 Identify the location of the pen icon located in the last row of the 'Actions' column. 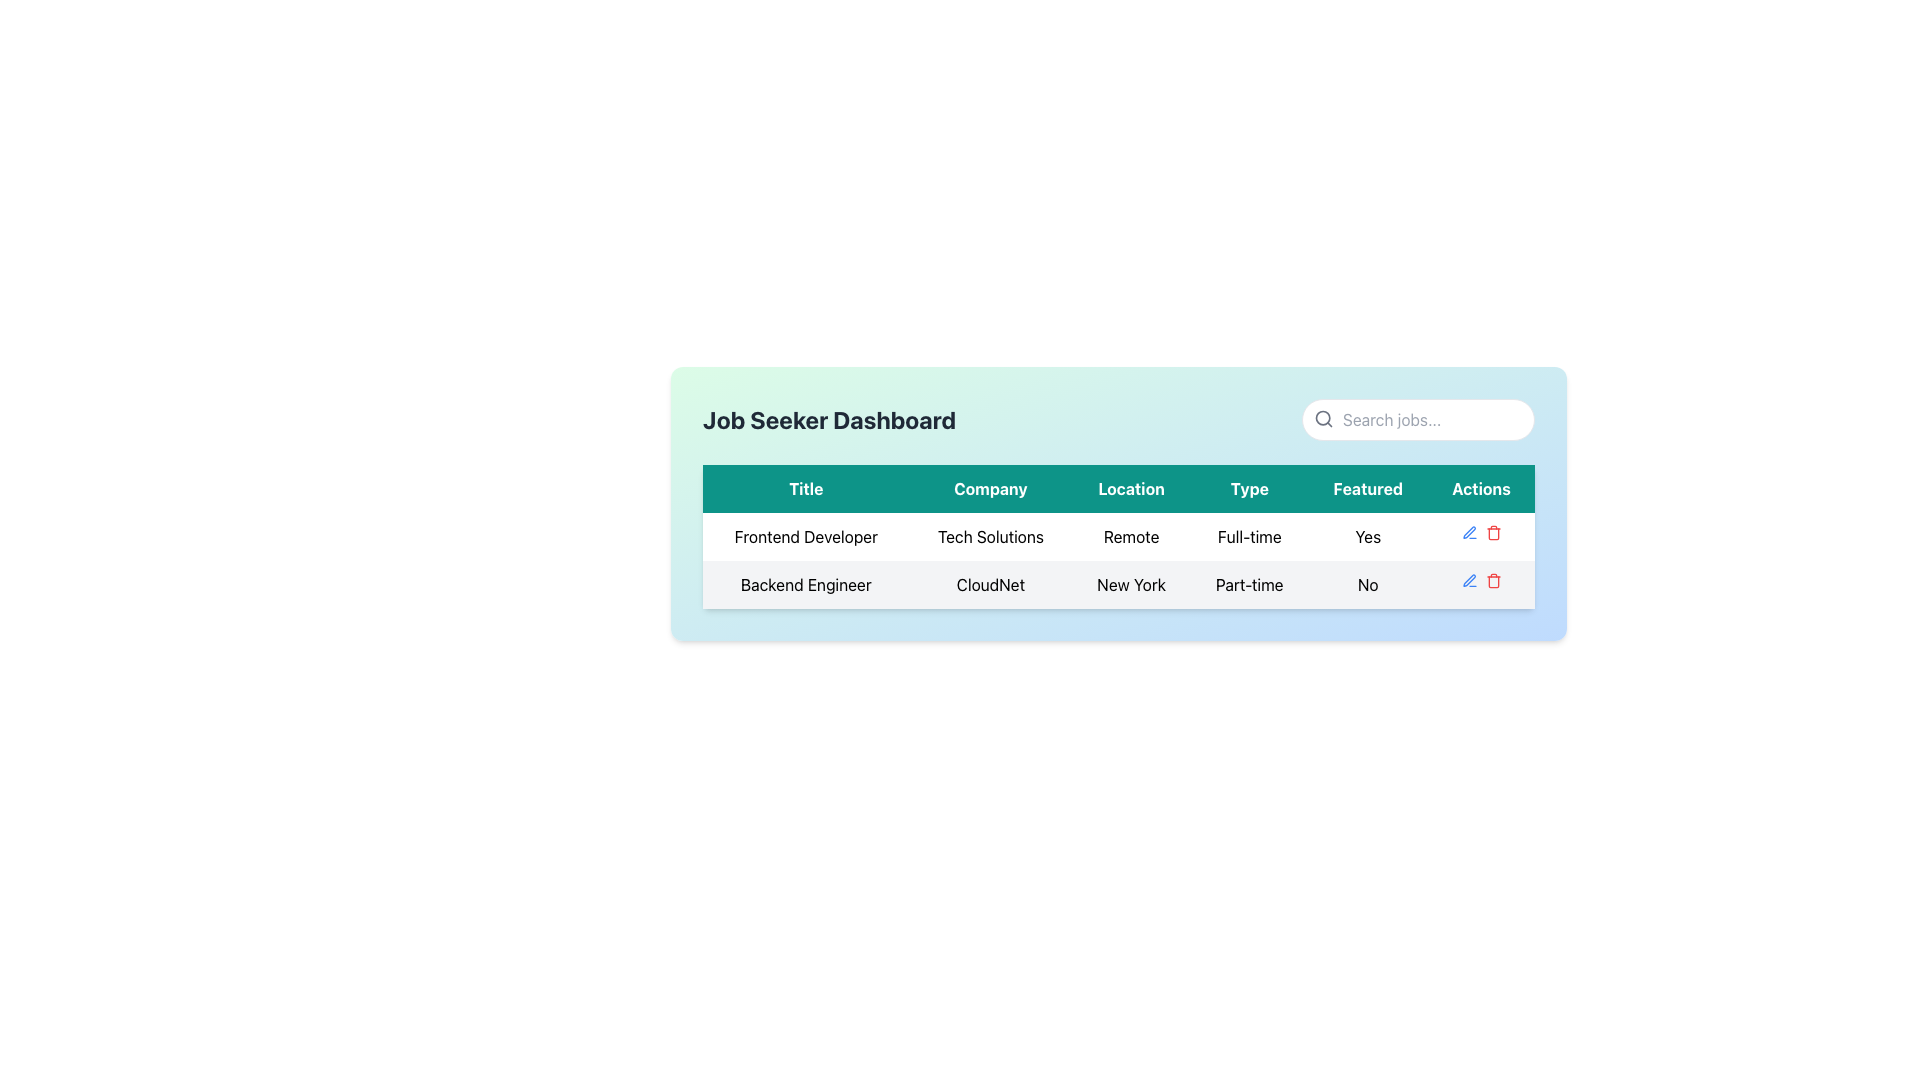
(1469, 531).